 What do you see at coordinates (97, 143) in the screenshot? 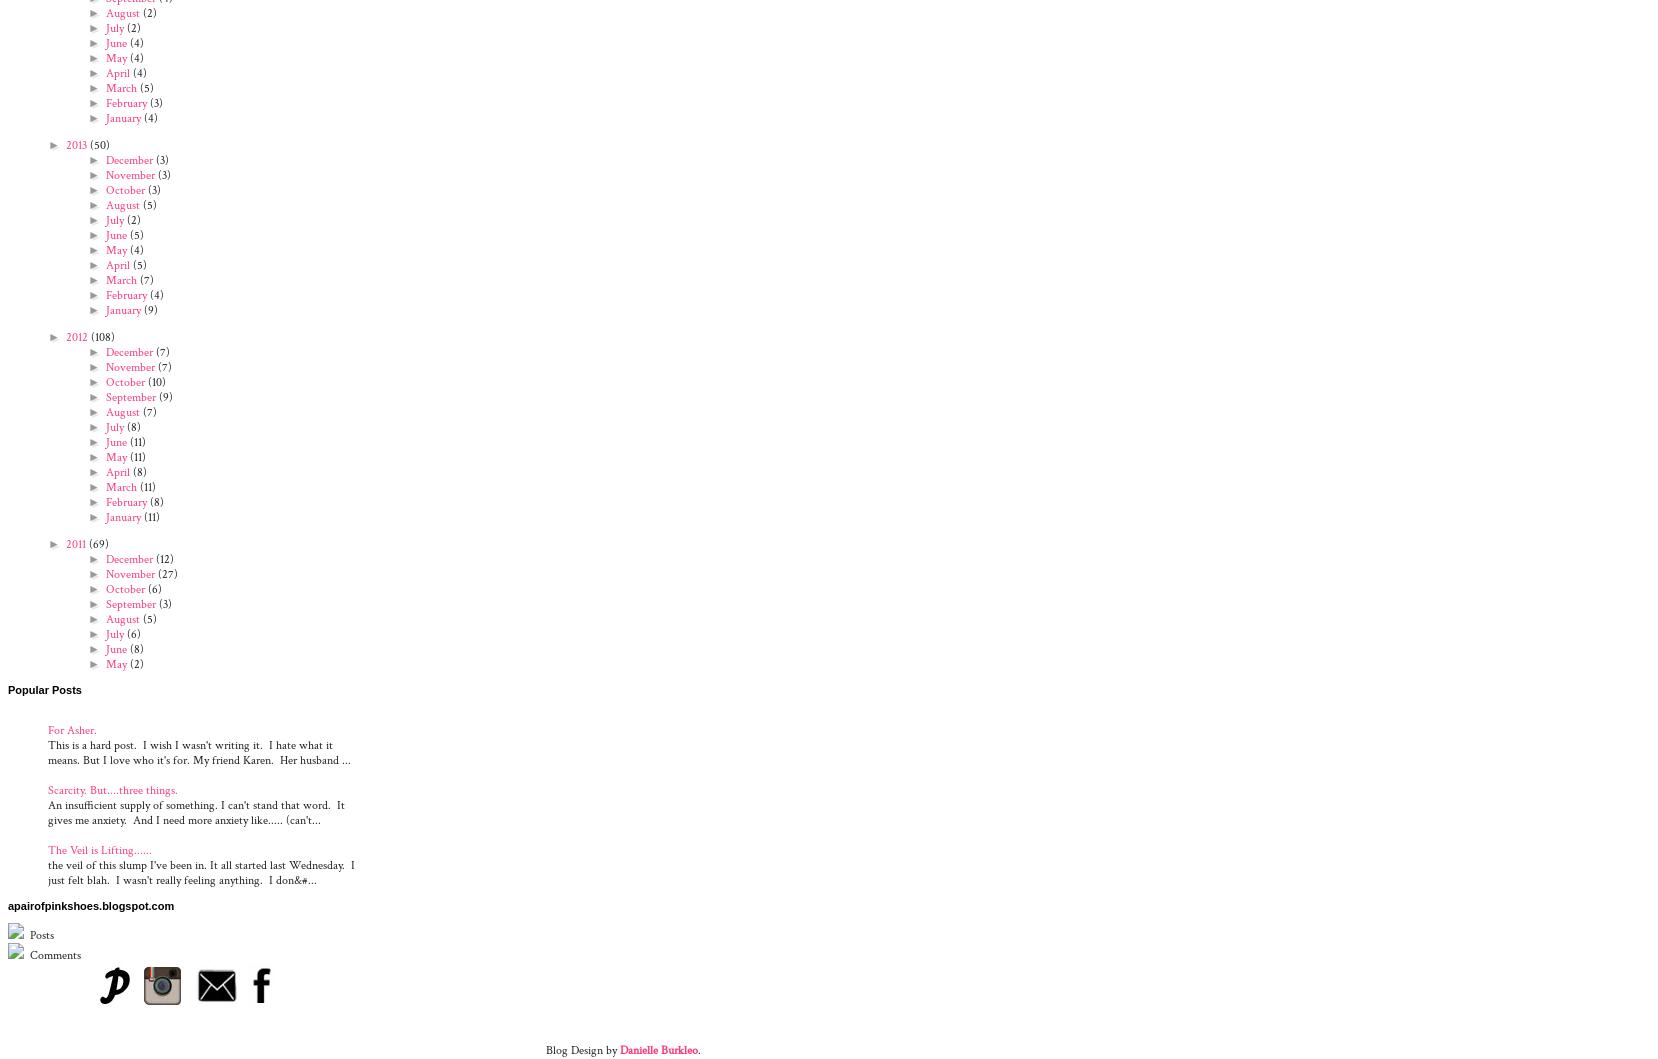
I see `'(50)'` at bounding box center [97, 143].